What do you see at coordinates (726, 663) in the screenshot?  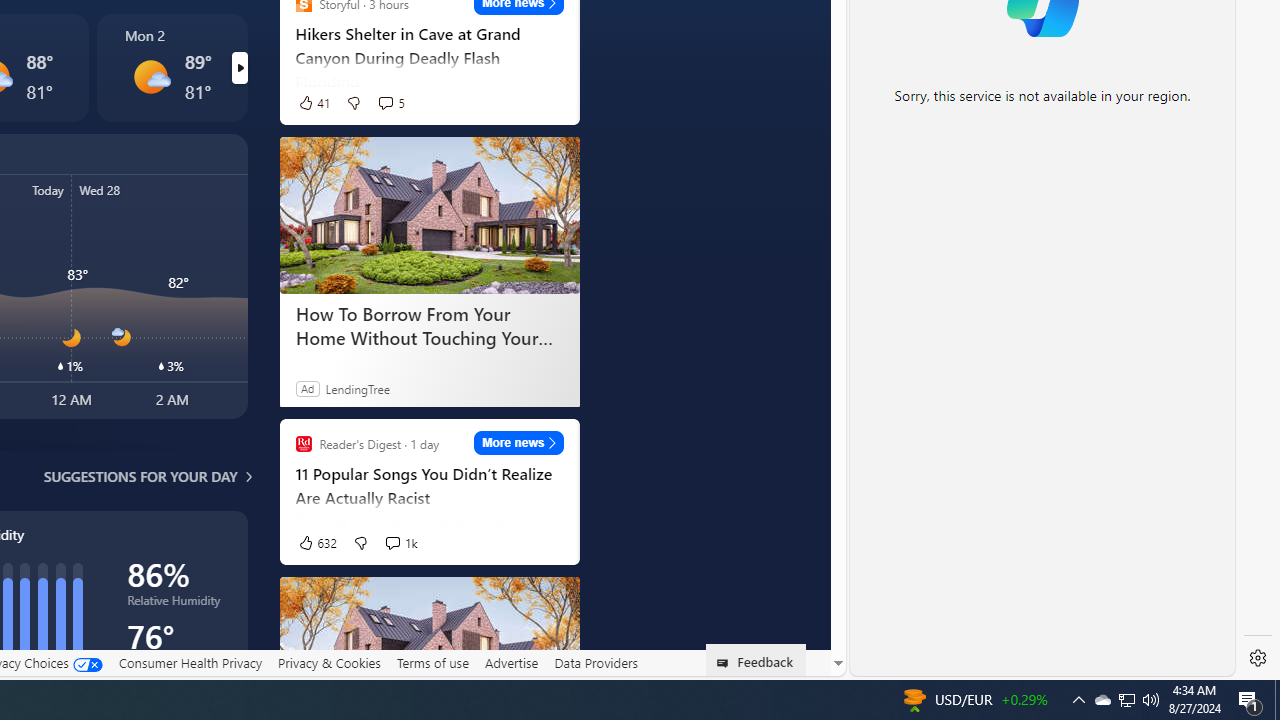 I see `'Class: feedback_link_icon-DS-EntryPoint1-1'` at bounding box center [726, 663].